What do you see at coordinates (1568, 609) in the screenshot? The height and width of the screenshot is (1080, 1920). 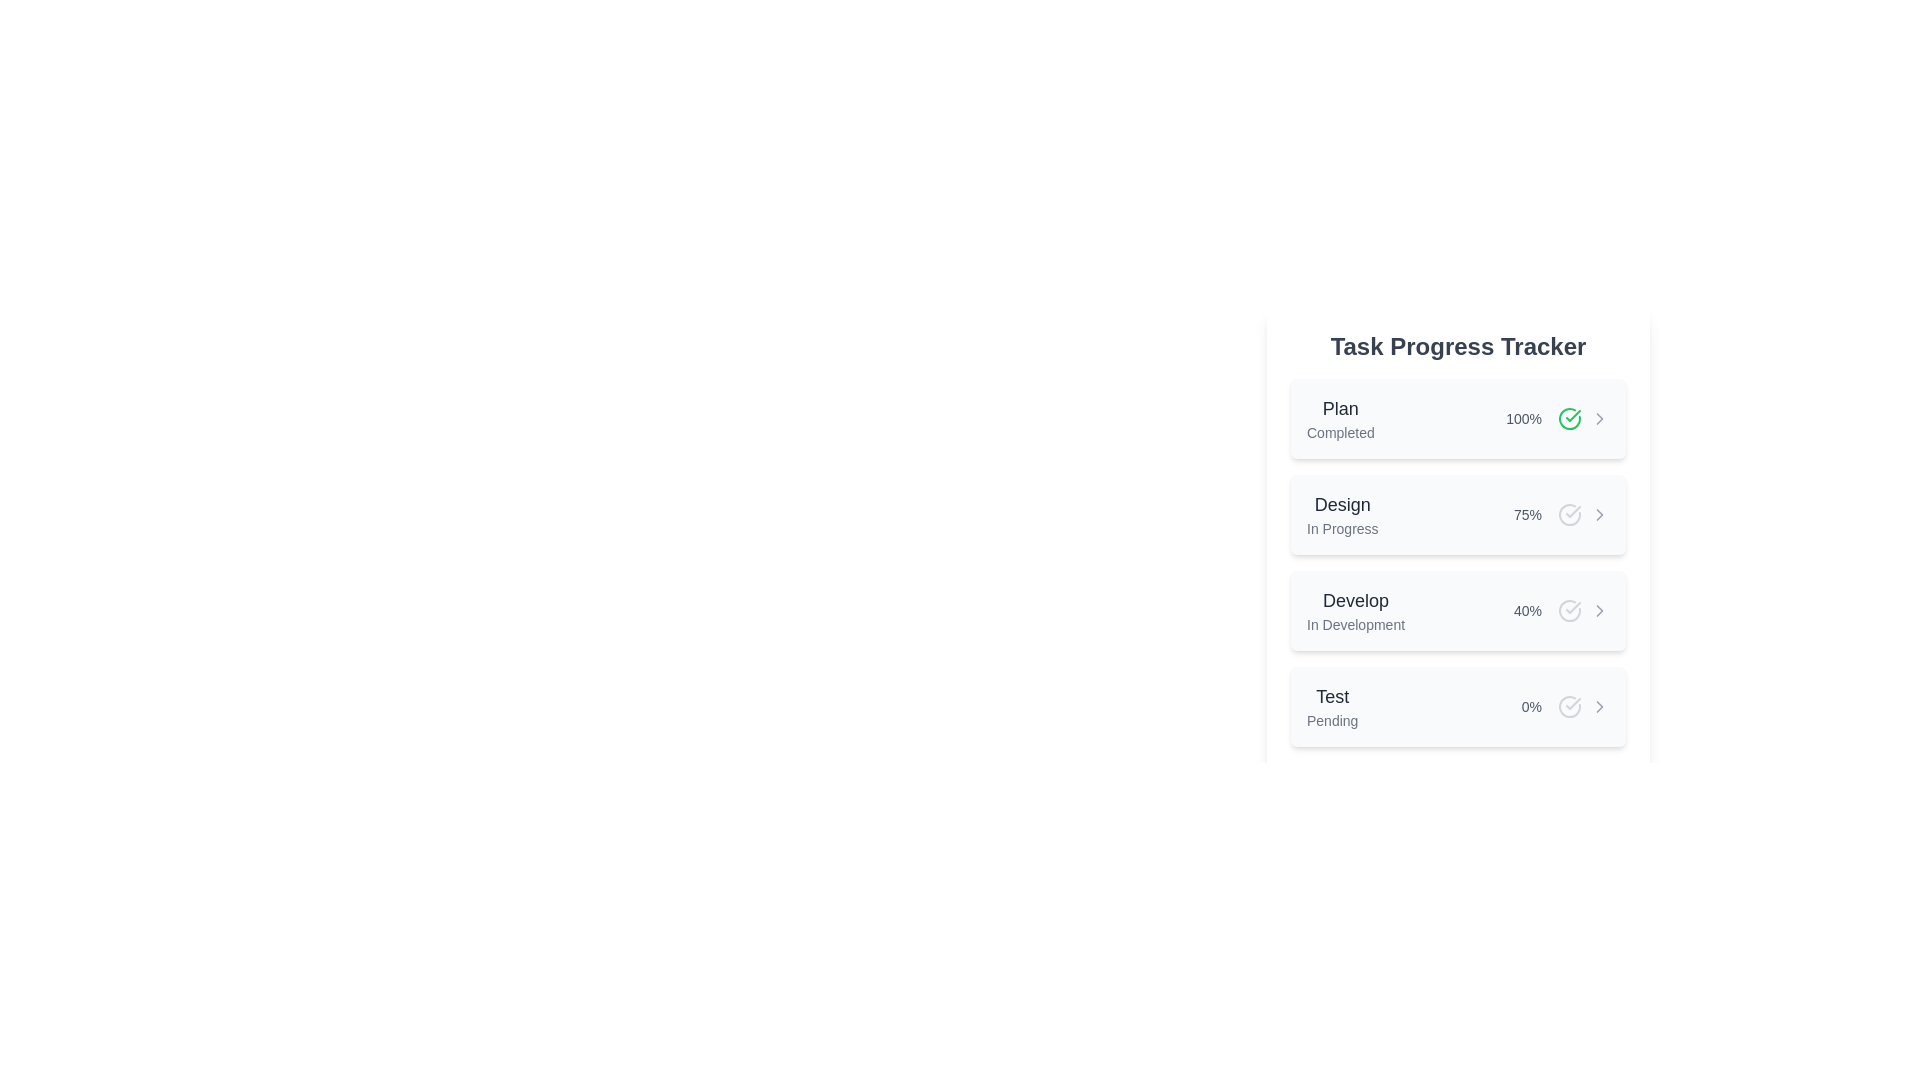 I see `the Icon graphic element that indicates the status of the 'Develop' task item in the 'Task Progress Tracker', located to the right of the 40% percentage status` at bounding box center [1568, 609].